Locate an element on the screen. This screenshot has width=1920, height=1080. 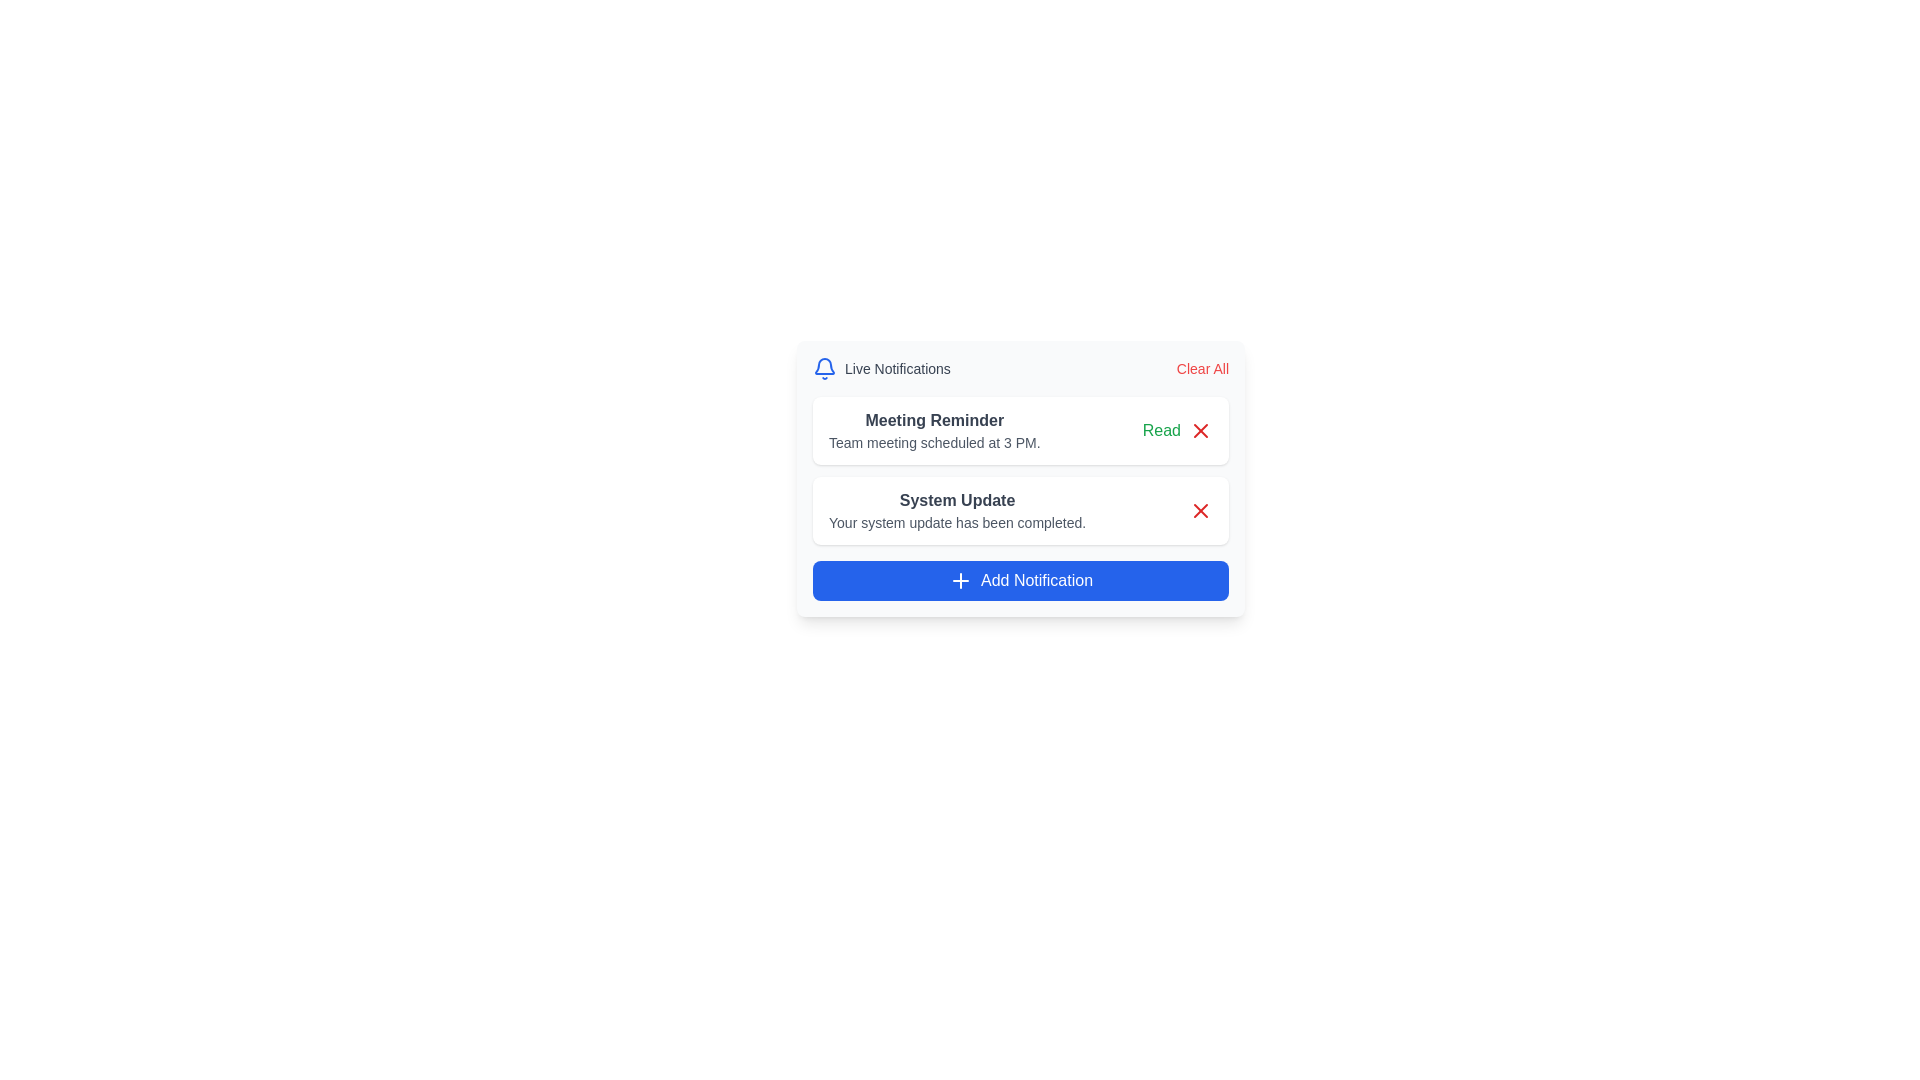
the notification icon, which serves as a static visual indicator for notifications located at the top-left corner of the notification section is located at coordinates (825, 366).